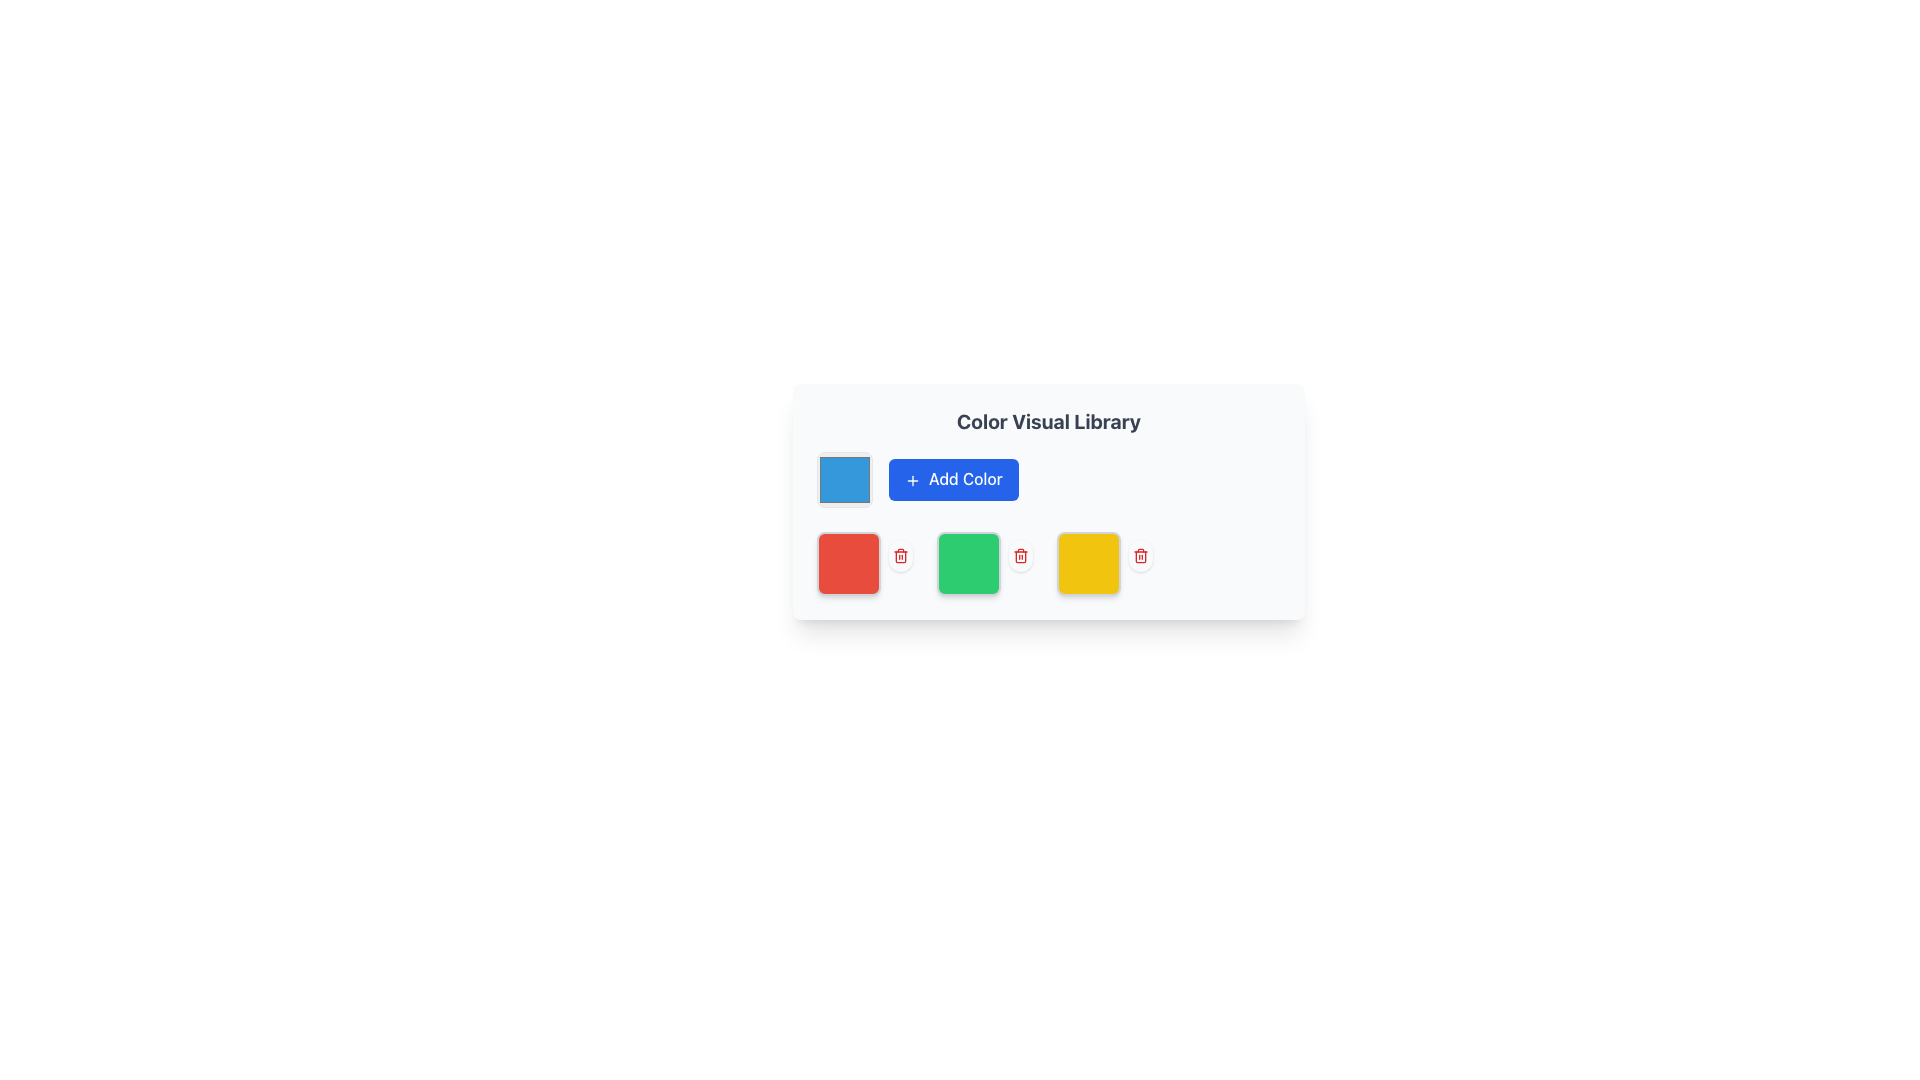  Describe the element at coordinates (1107, 563) in the screenshot. I see `the yellow color swatch located in the bottom right corner of the grid` at that location.